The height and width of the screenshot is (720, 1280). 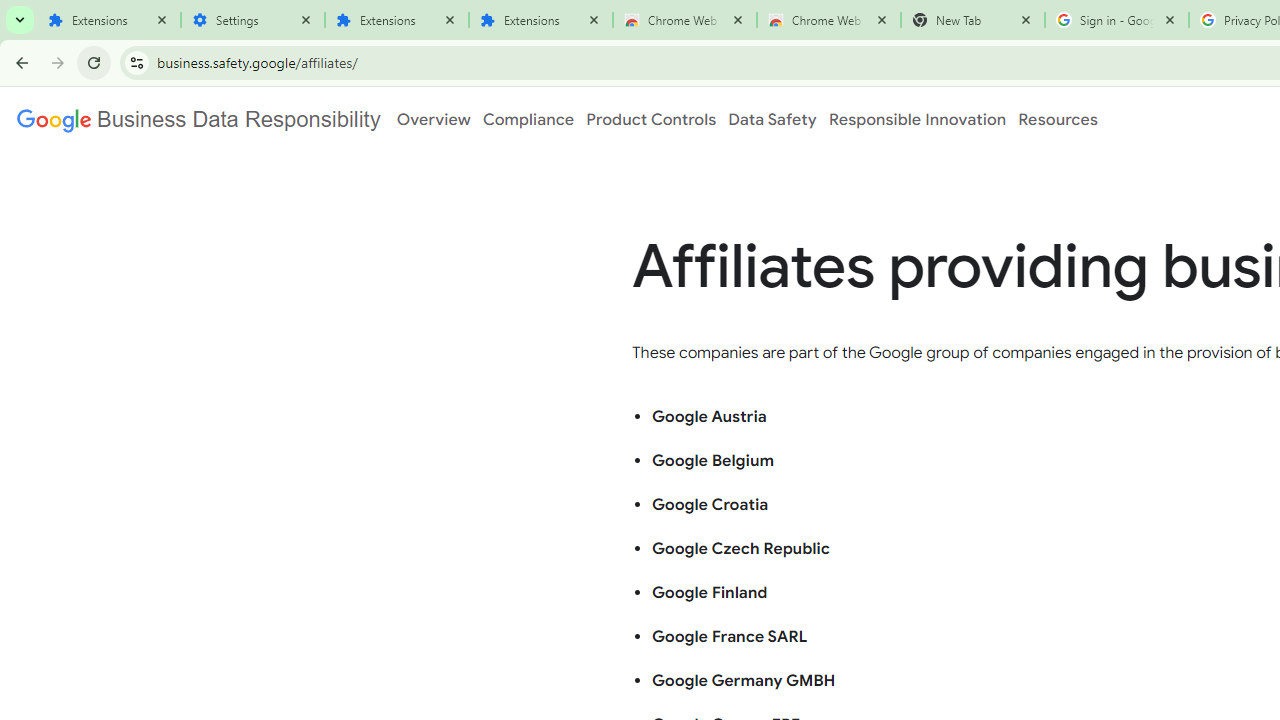 What do you see at coordinates (651, 119) in the screenshot?
I see `'Product Controls'` at bounding box center [651, 119].